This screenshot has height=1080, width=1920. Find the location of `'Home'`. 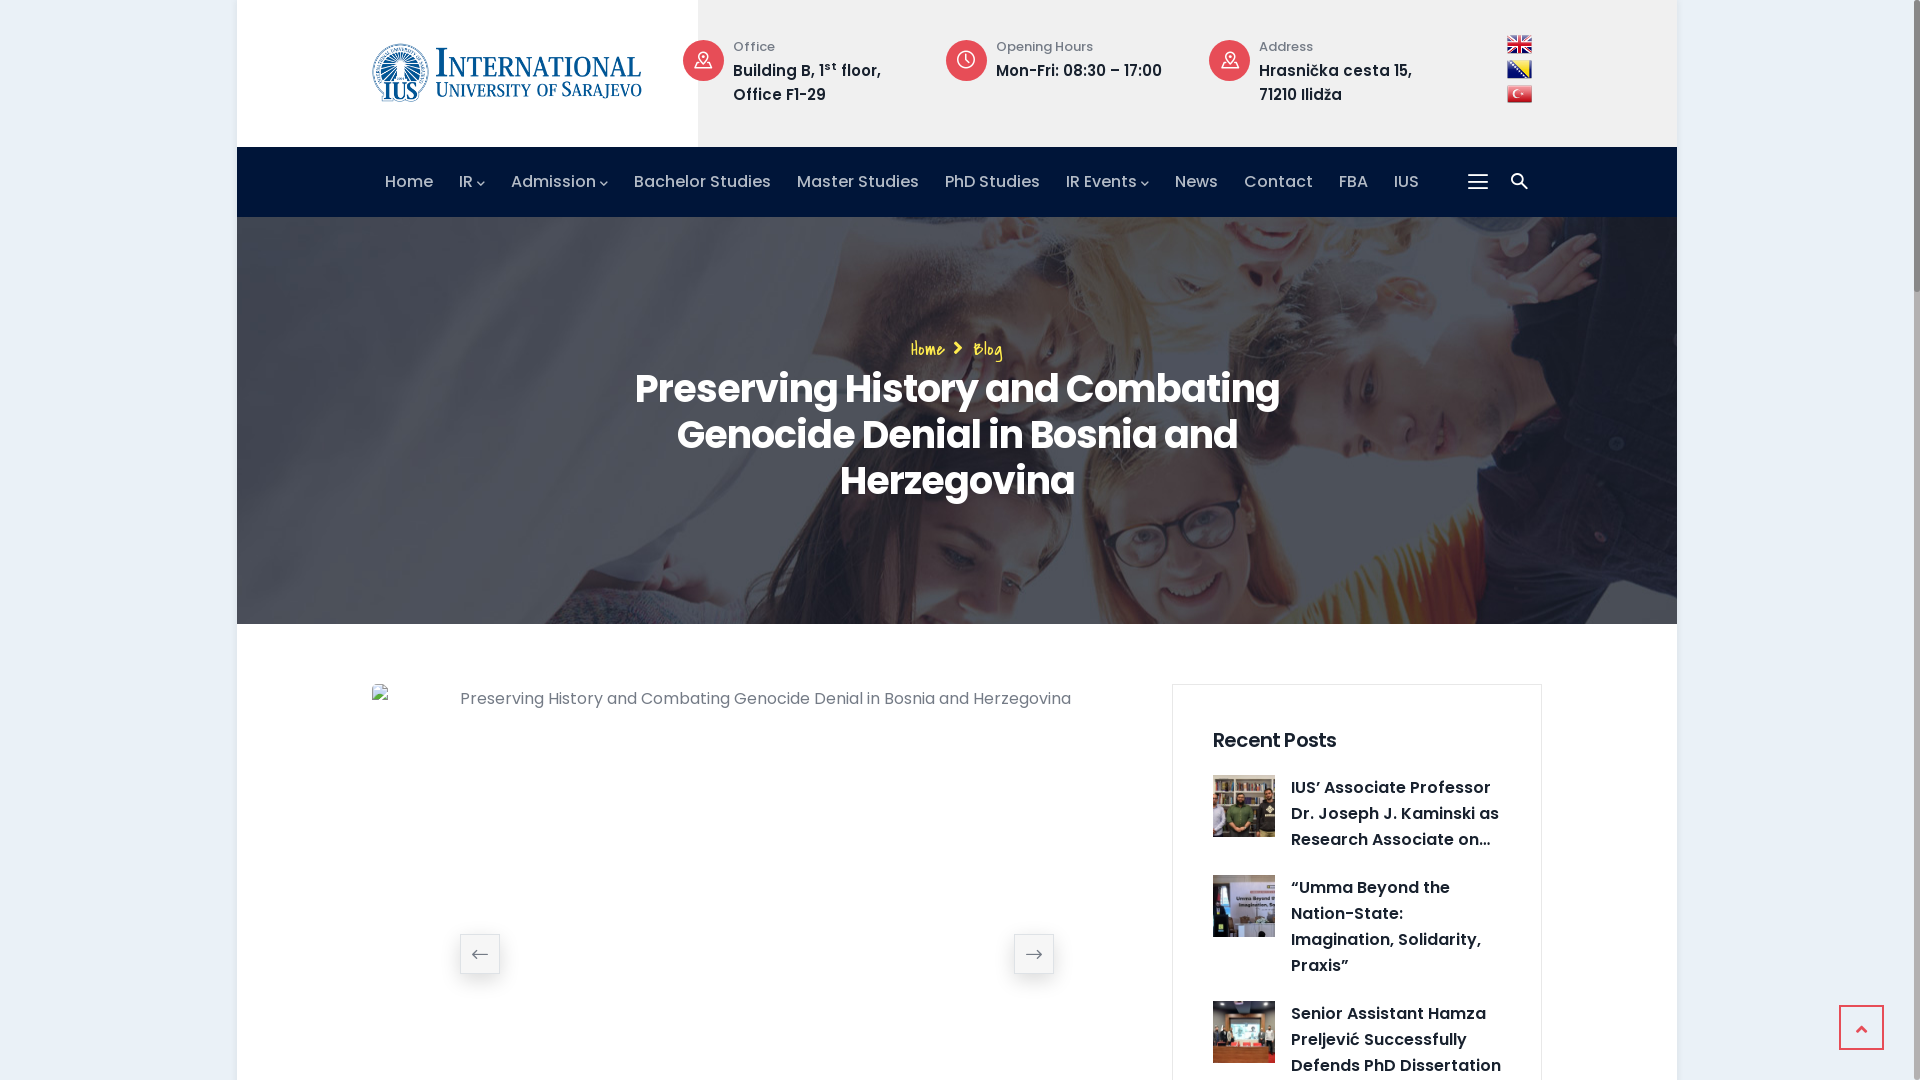

'Home' is located at coordinates (407, 181).